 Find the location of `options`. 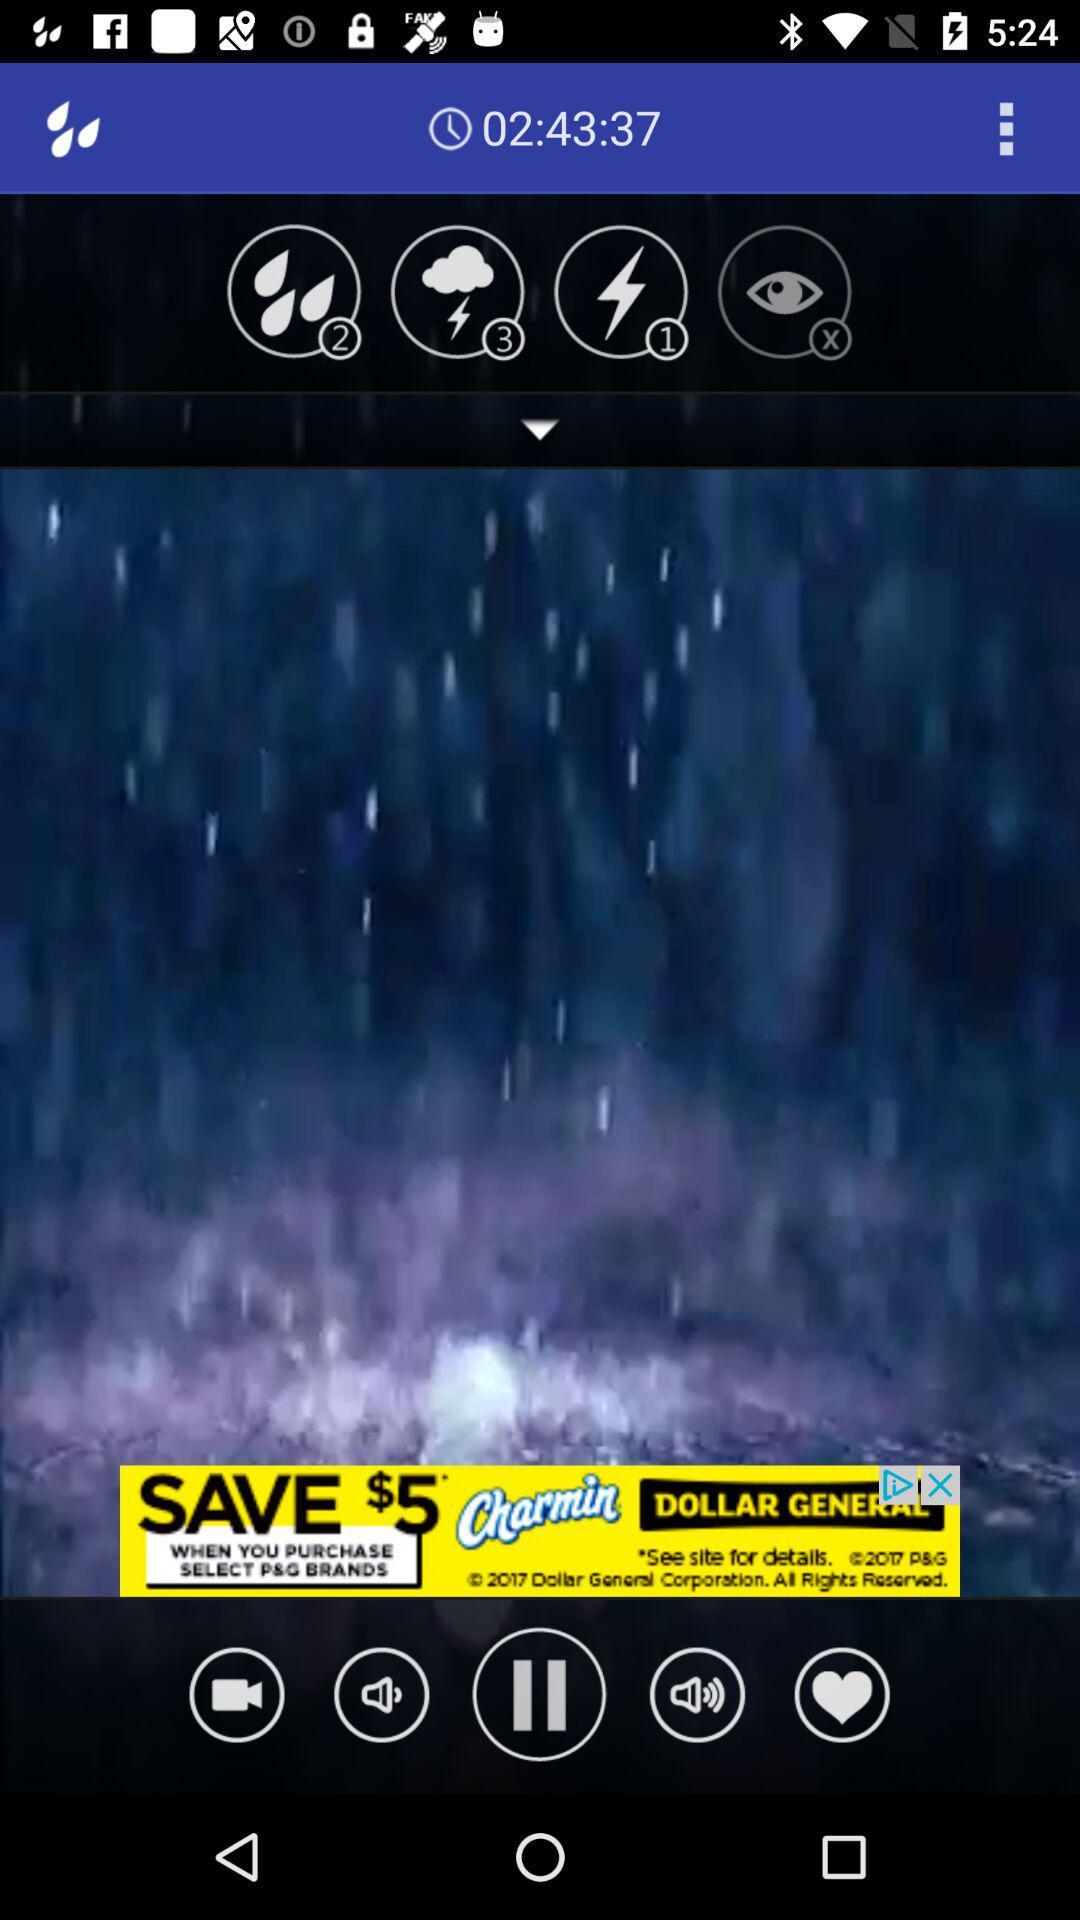

options is located at coordinates (1006, 127).